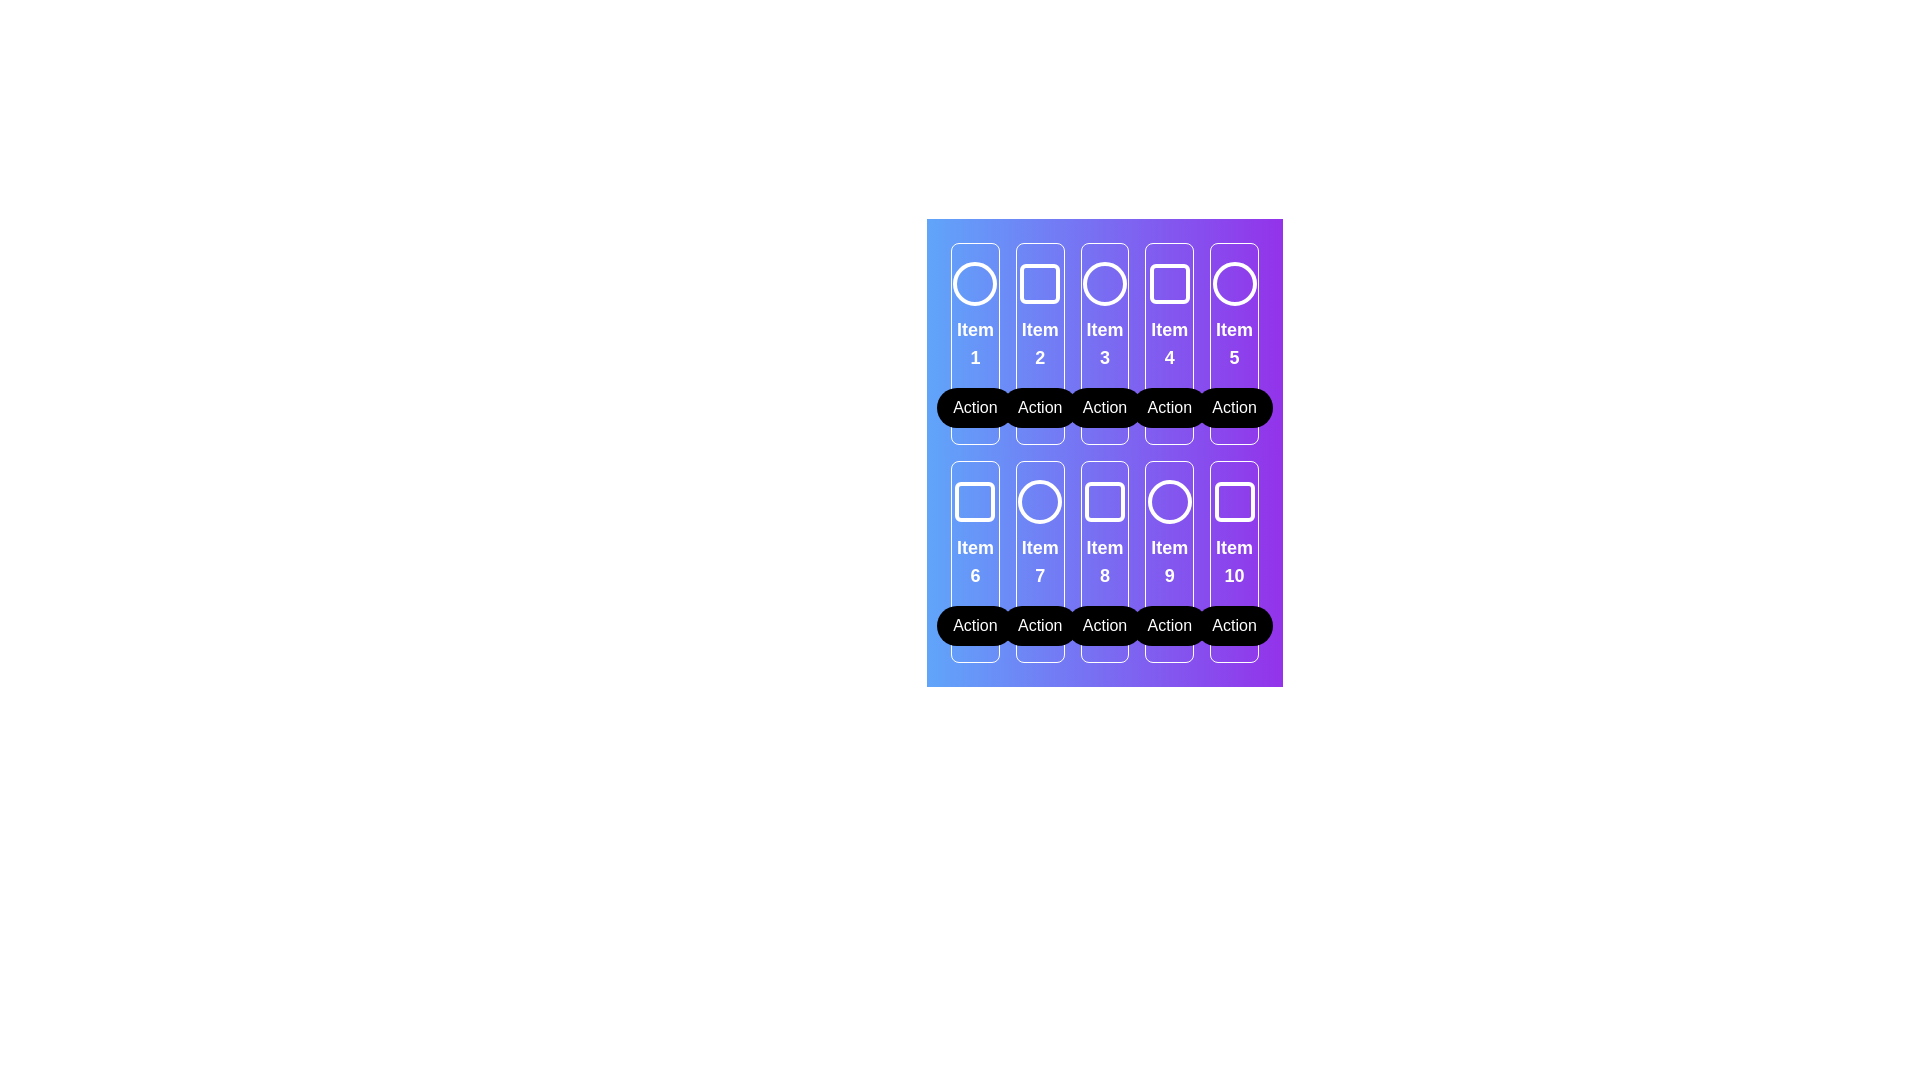 The image size is (1920, 1080). I want to click on the properties of the graphical box element located in the last cell of the second row of the grid layout, aligned within the column labeled 'Item 10', so click(1233, 500).